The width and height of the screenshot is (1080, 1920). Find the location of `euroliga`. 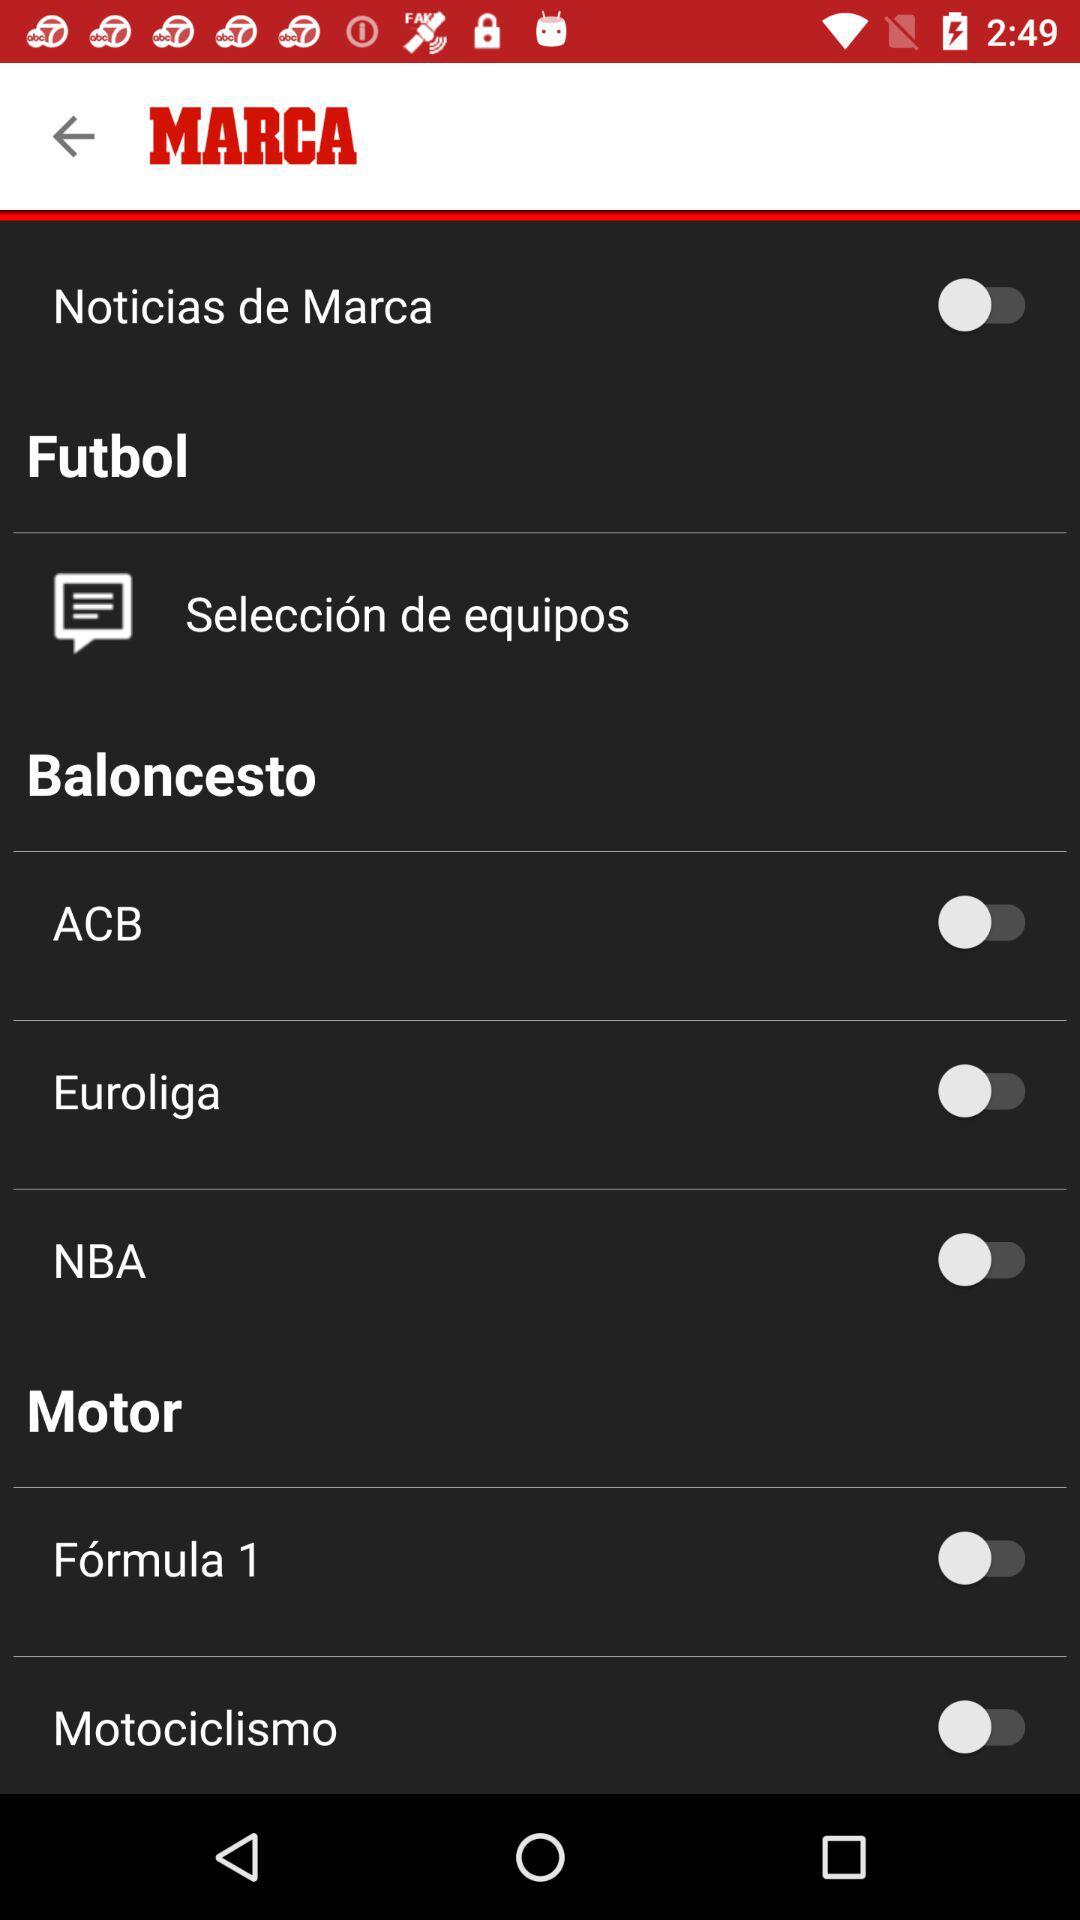

euroliga is located at coordinates (991, 1089).